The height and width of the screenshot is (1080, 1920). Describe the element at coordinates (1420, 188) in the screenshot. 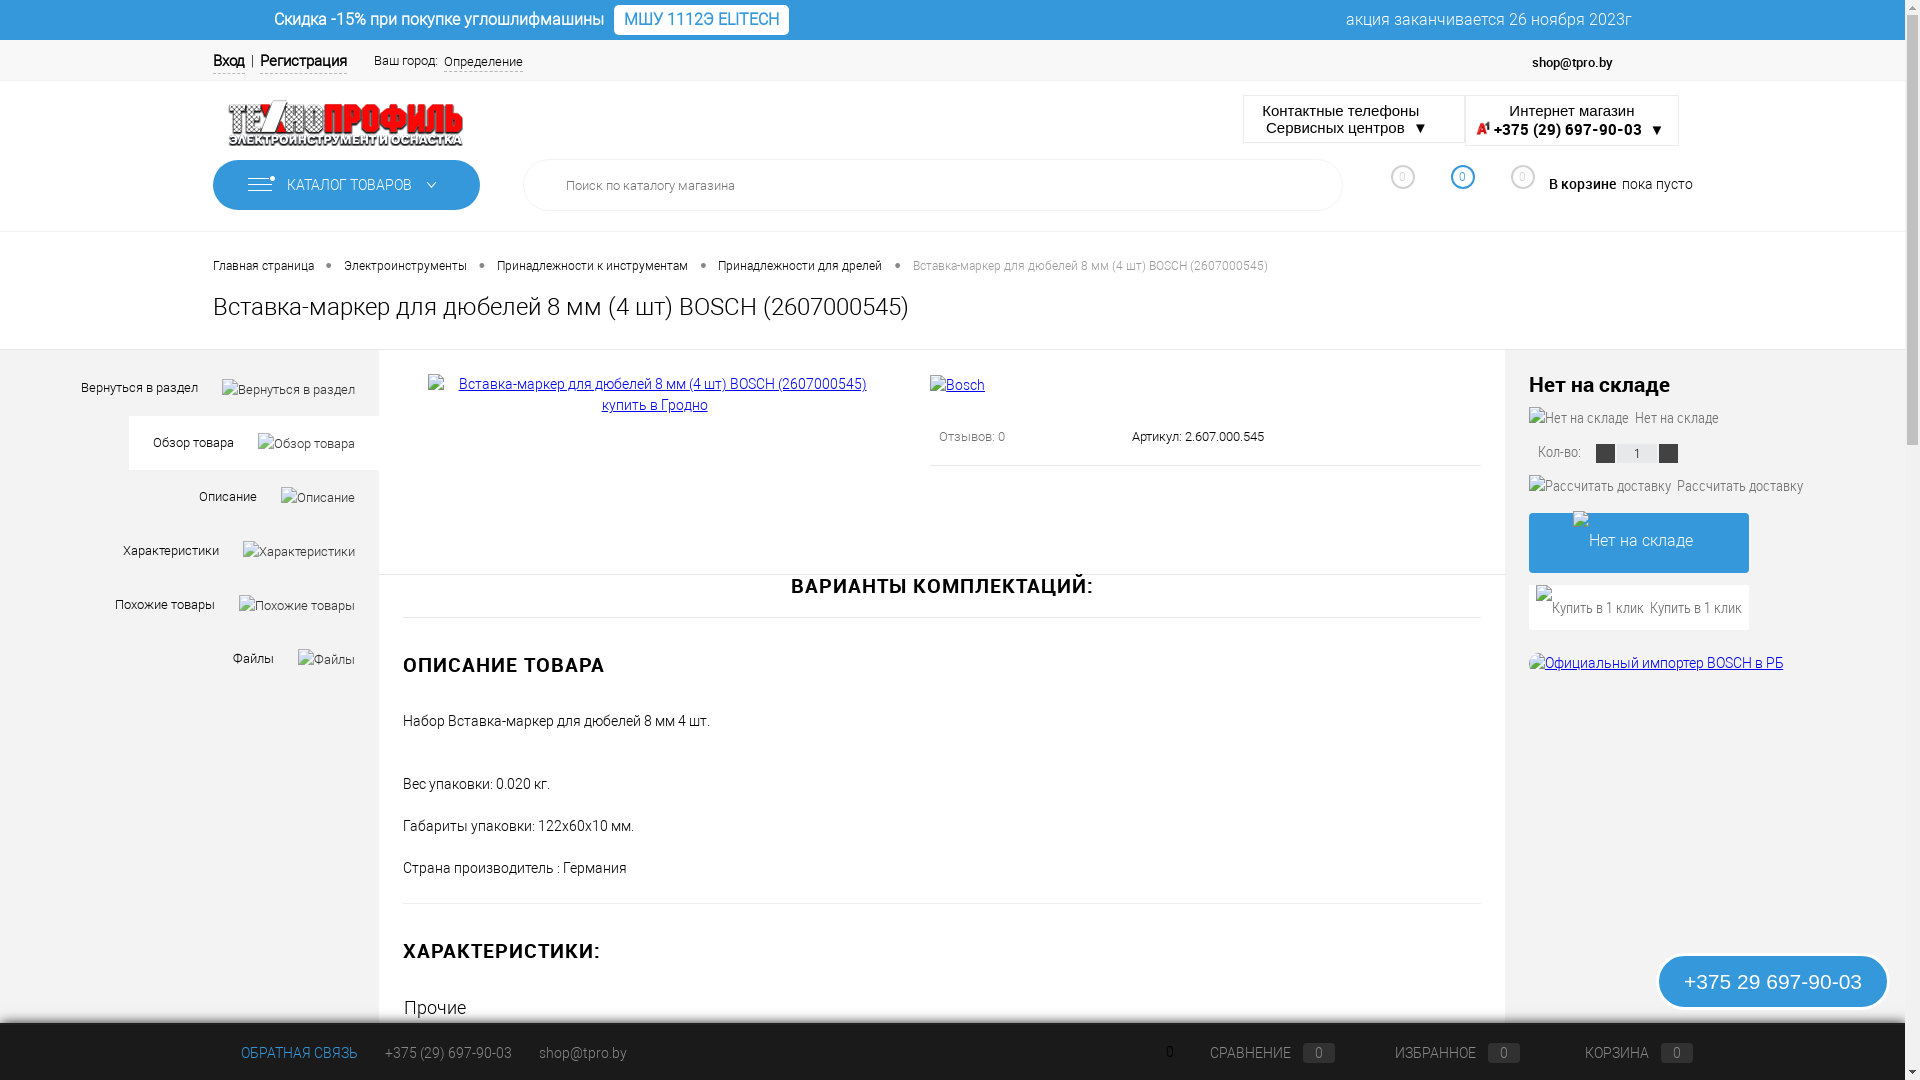

I see `'0'` at that location.